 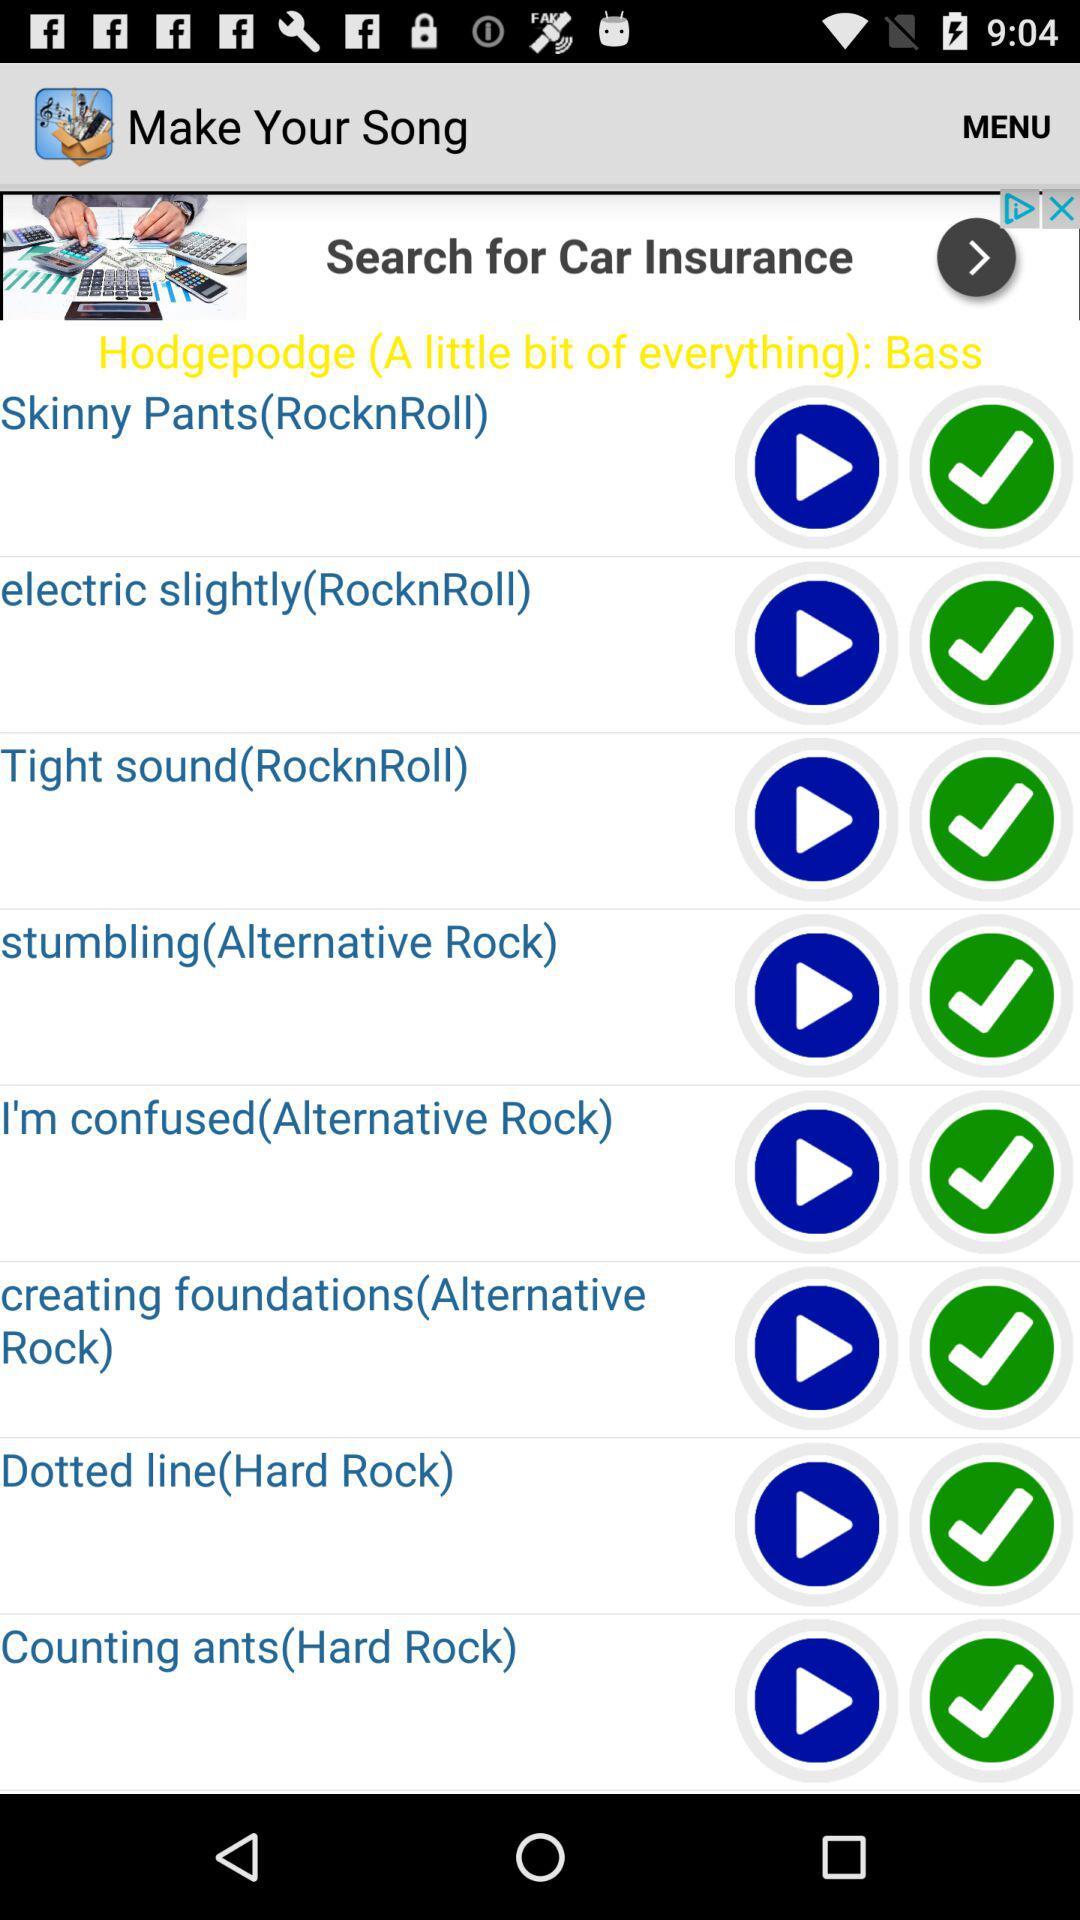 What do you see at coordinates (992, 997) in the screenshot?
I see `the track` at bounding box center [992, 997].